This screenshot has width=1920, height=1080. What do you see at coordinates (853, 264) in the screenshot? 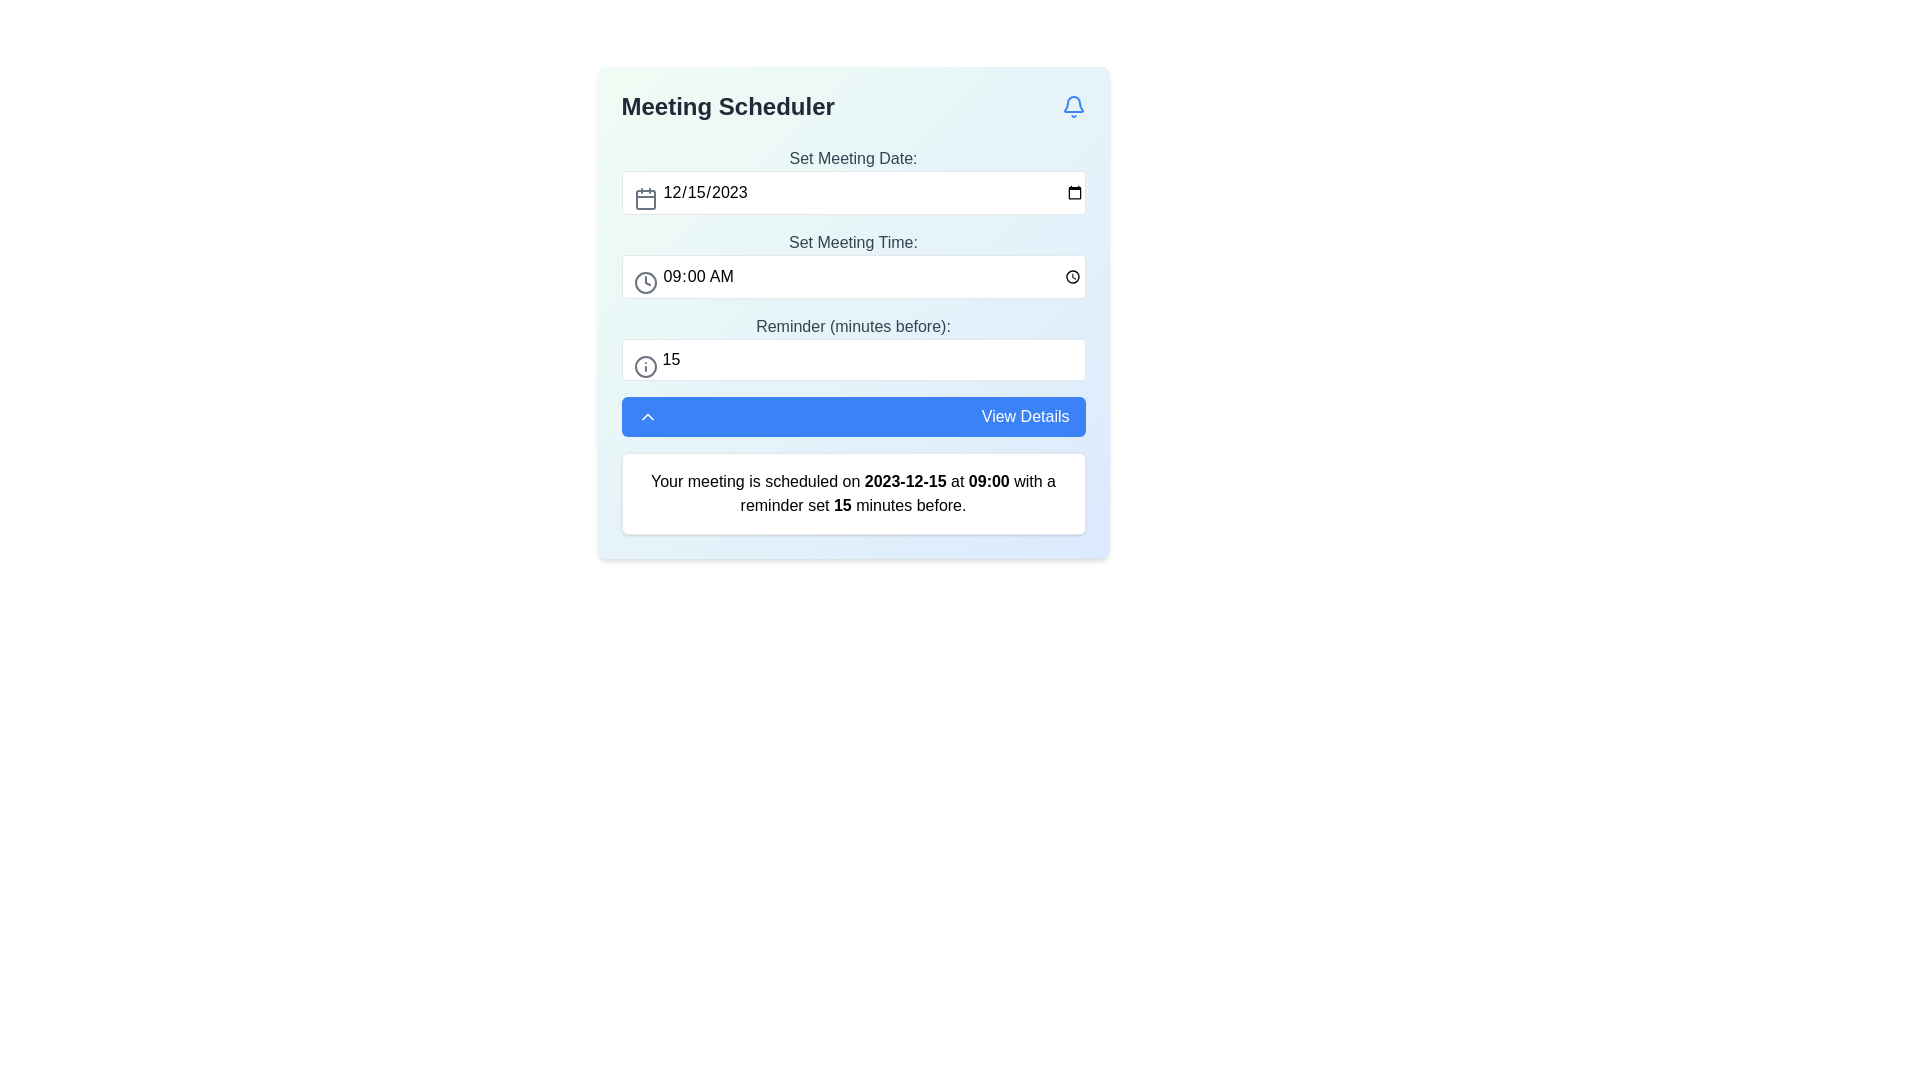
I see `the time input field labeled 'Set Meeting Time:'` at bounding box center [853, 264].